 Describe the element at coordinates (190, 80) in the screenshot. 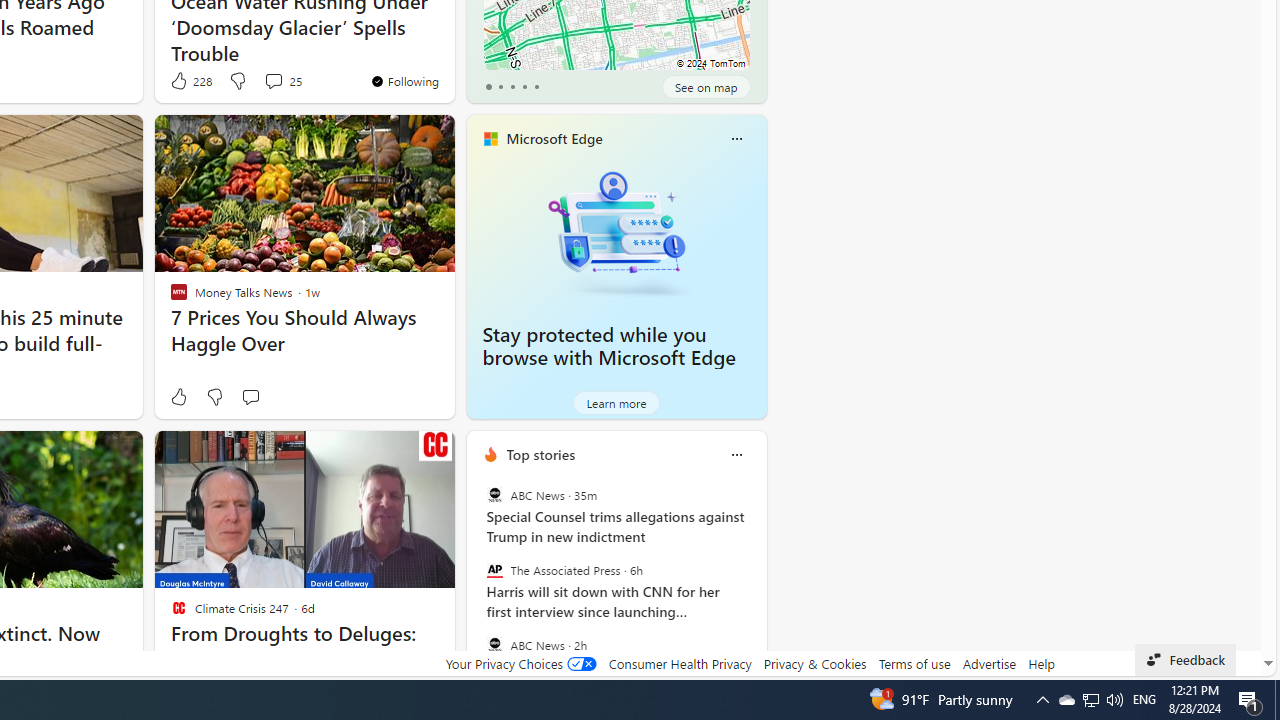

I see `'228 Like'` at that location.